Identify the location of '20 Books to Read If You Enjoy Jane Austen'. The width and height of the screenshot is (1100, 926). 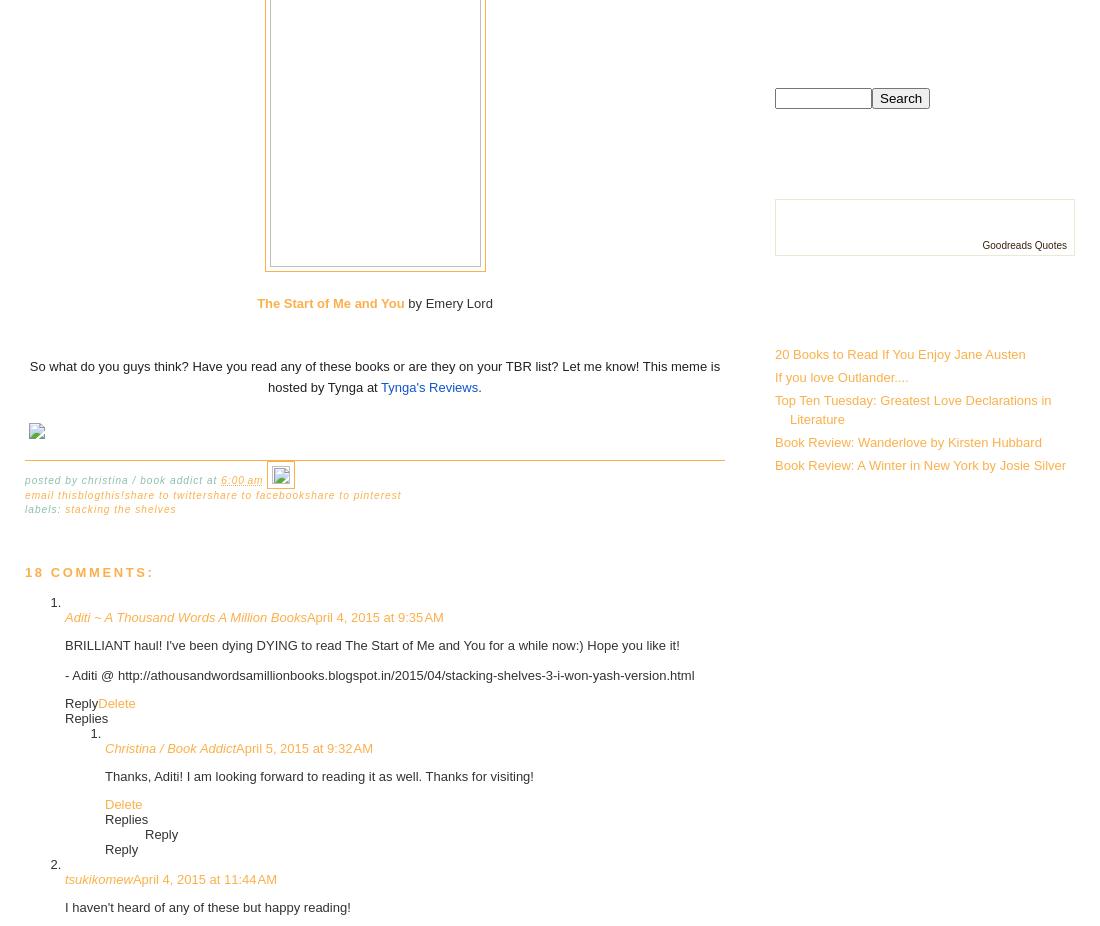
(774, 354).